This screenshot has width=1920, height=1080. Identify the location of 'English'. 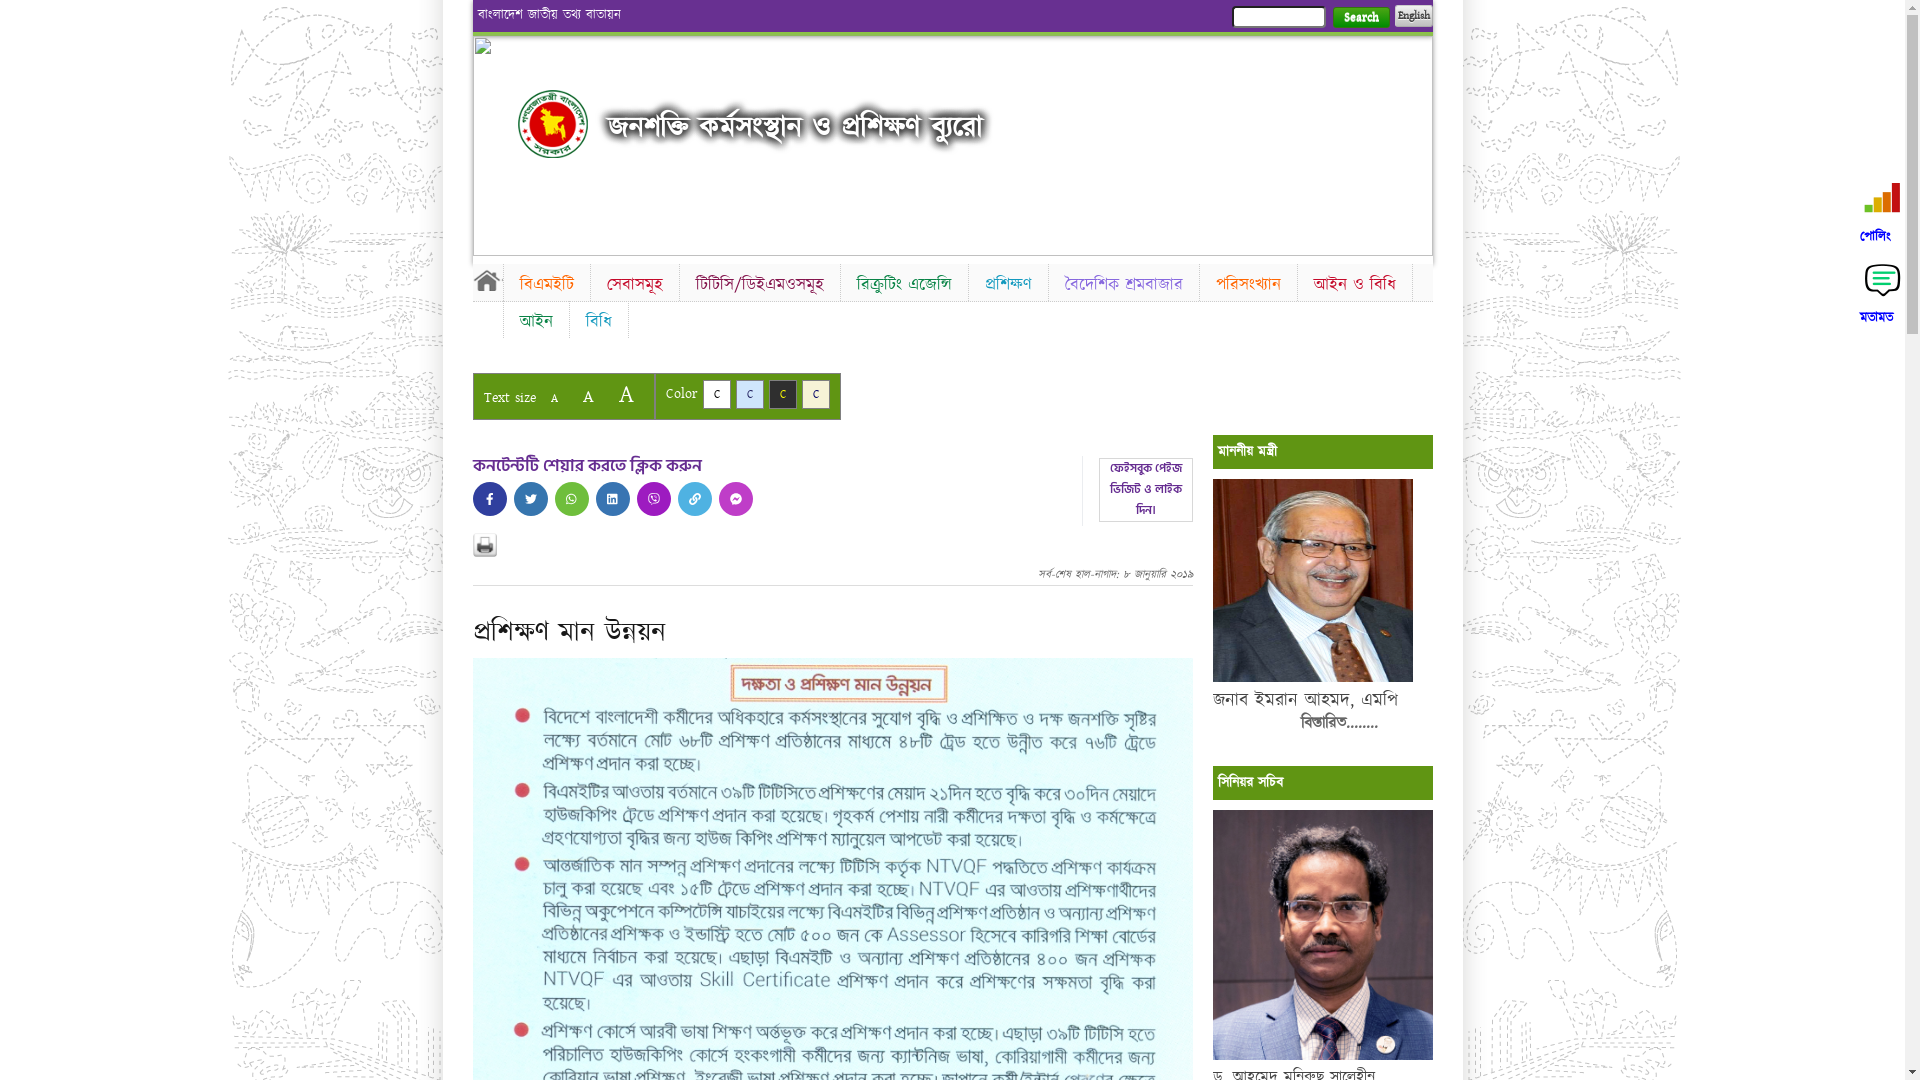
(1411, 15).